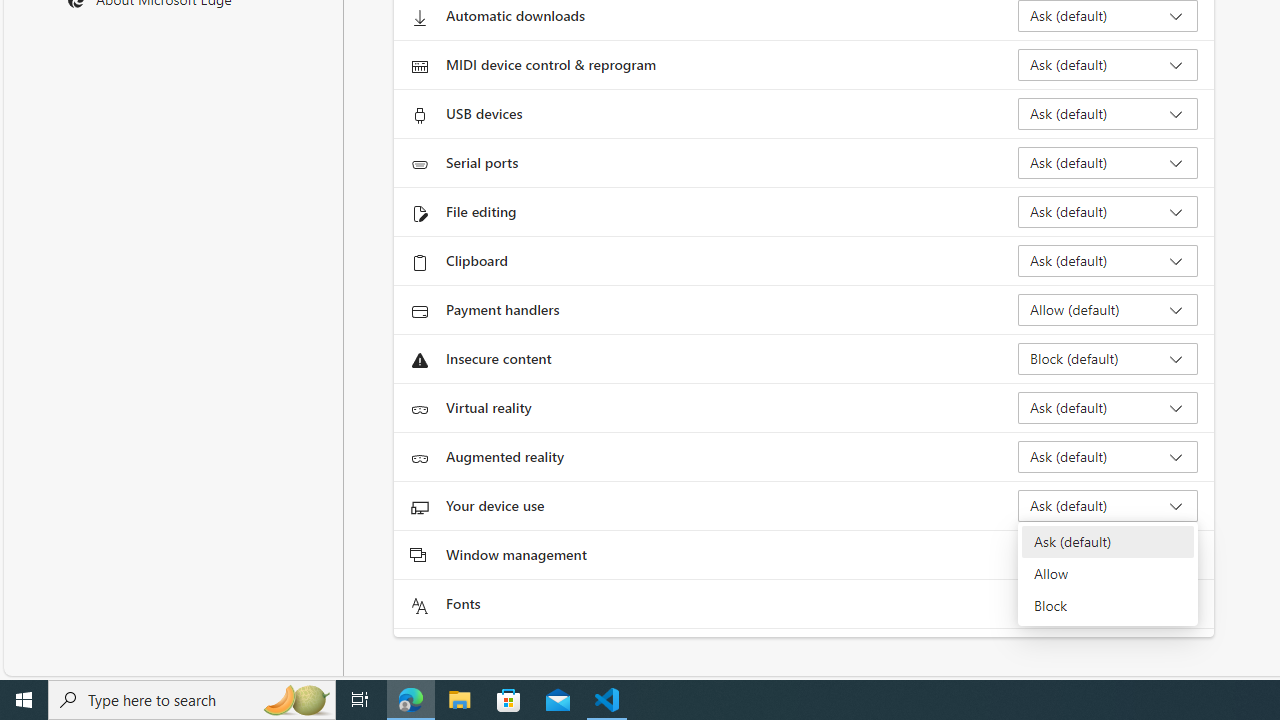  What do you see at coordinates (1106, 542) in the screenshot?
I see `'Ask (default)'` at bounding box center [1106, 542].